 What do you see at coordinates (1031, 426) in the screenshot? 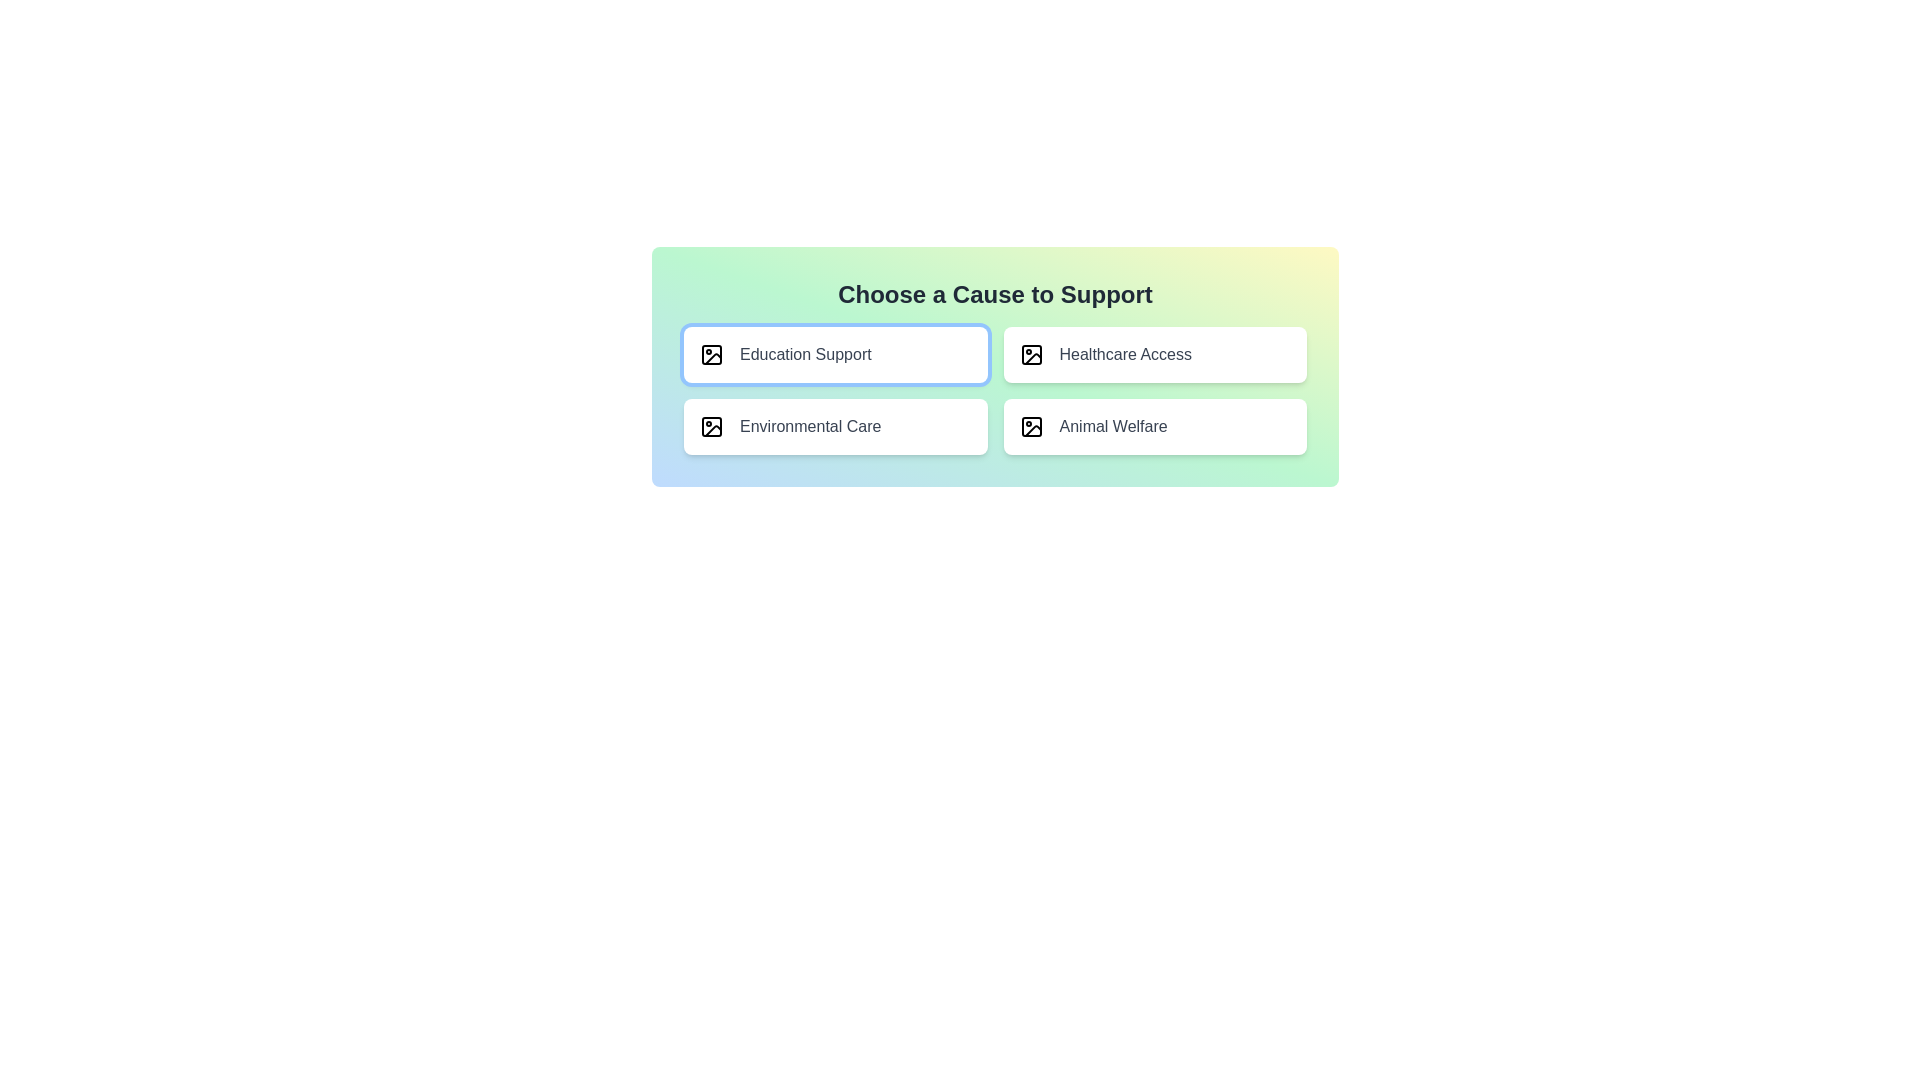
I see `the icon representing an image placeholder next to the label 'Animal Welfare'` at bounding box center [1031, 426].